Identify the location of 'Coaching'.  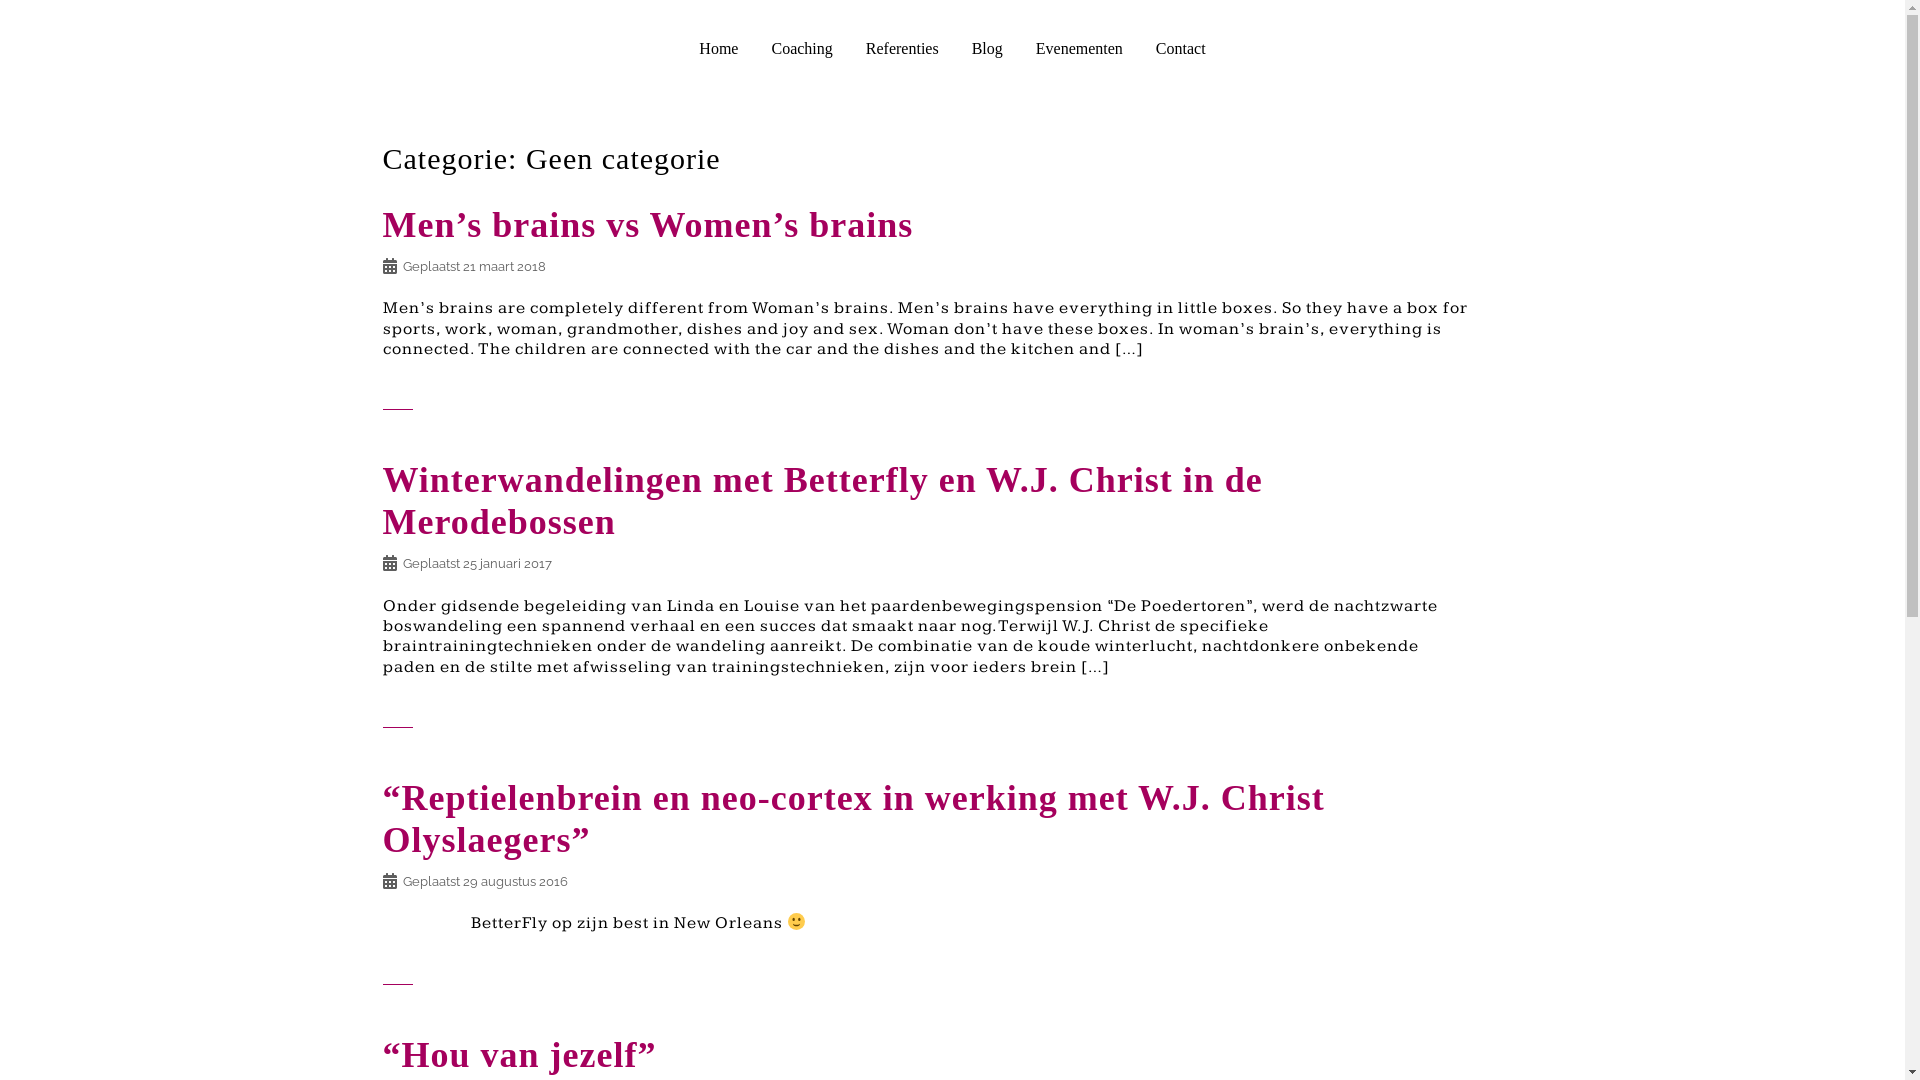
(801, 47).